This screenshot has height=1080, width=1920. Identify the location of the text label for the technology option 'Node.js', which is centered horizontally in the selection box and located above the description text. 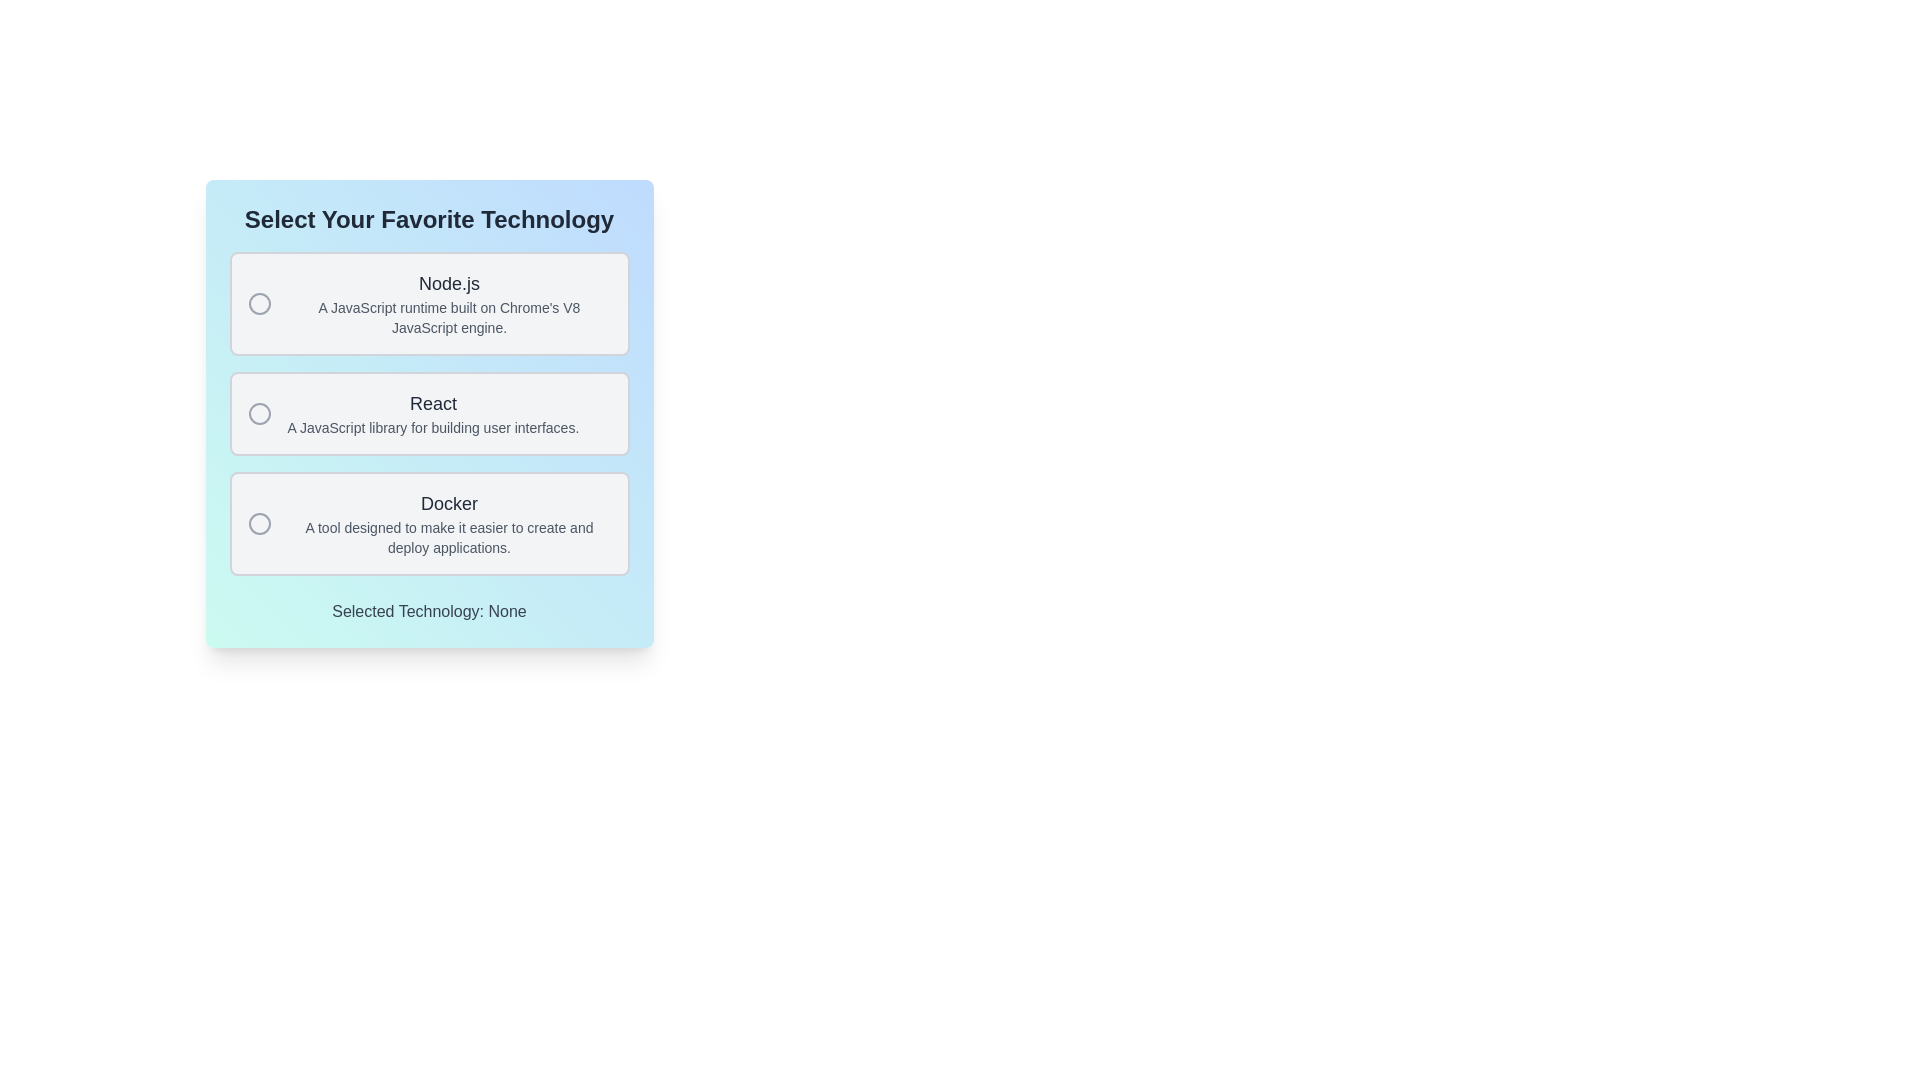
(448, 284).